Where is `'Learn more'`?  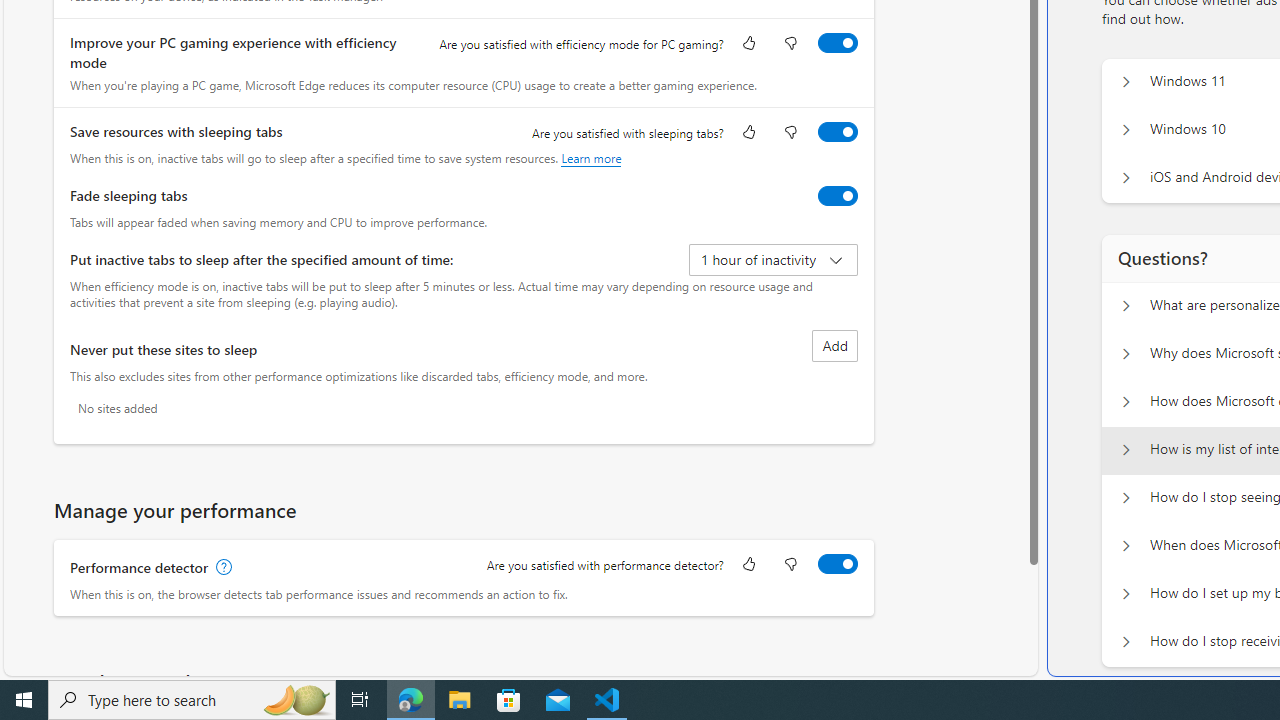 'Learn more' is located at coordinates (590, 157).